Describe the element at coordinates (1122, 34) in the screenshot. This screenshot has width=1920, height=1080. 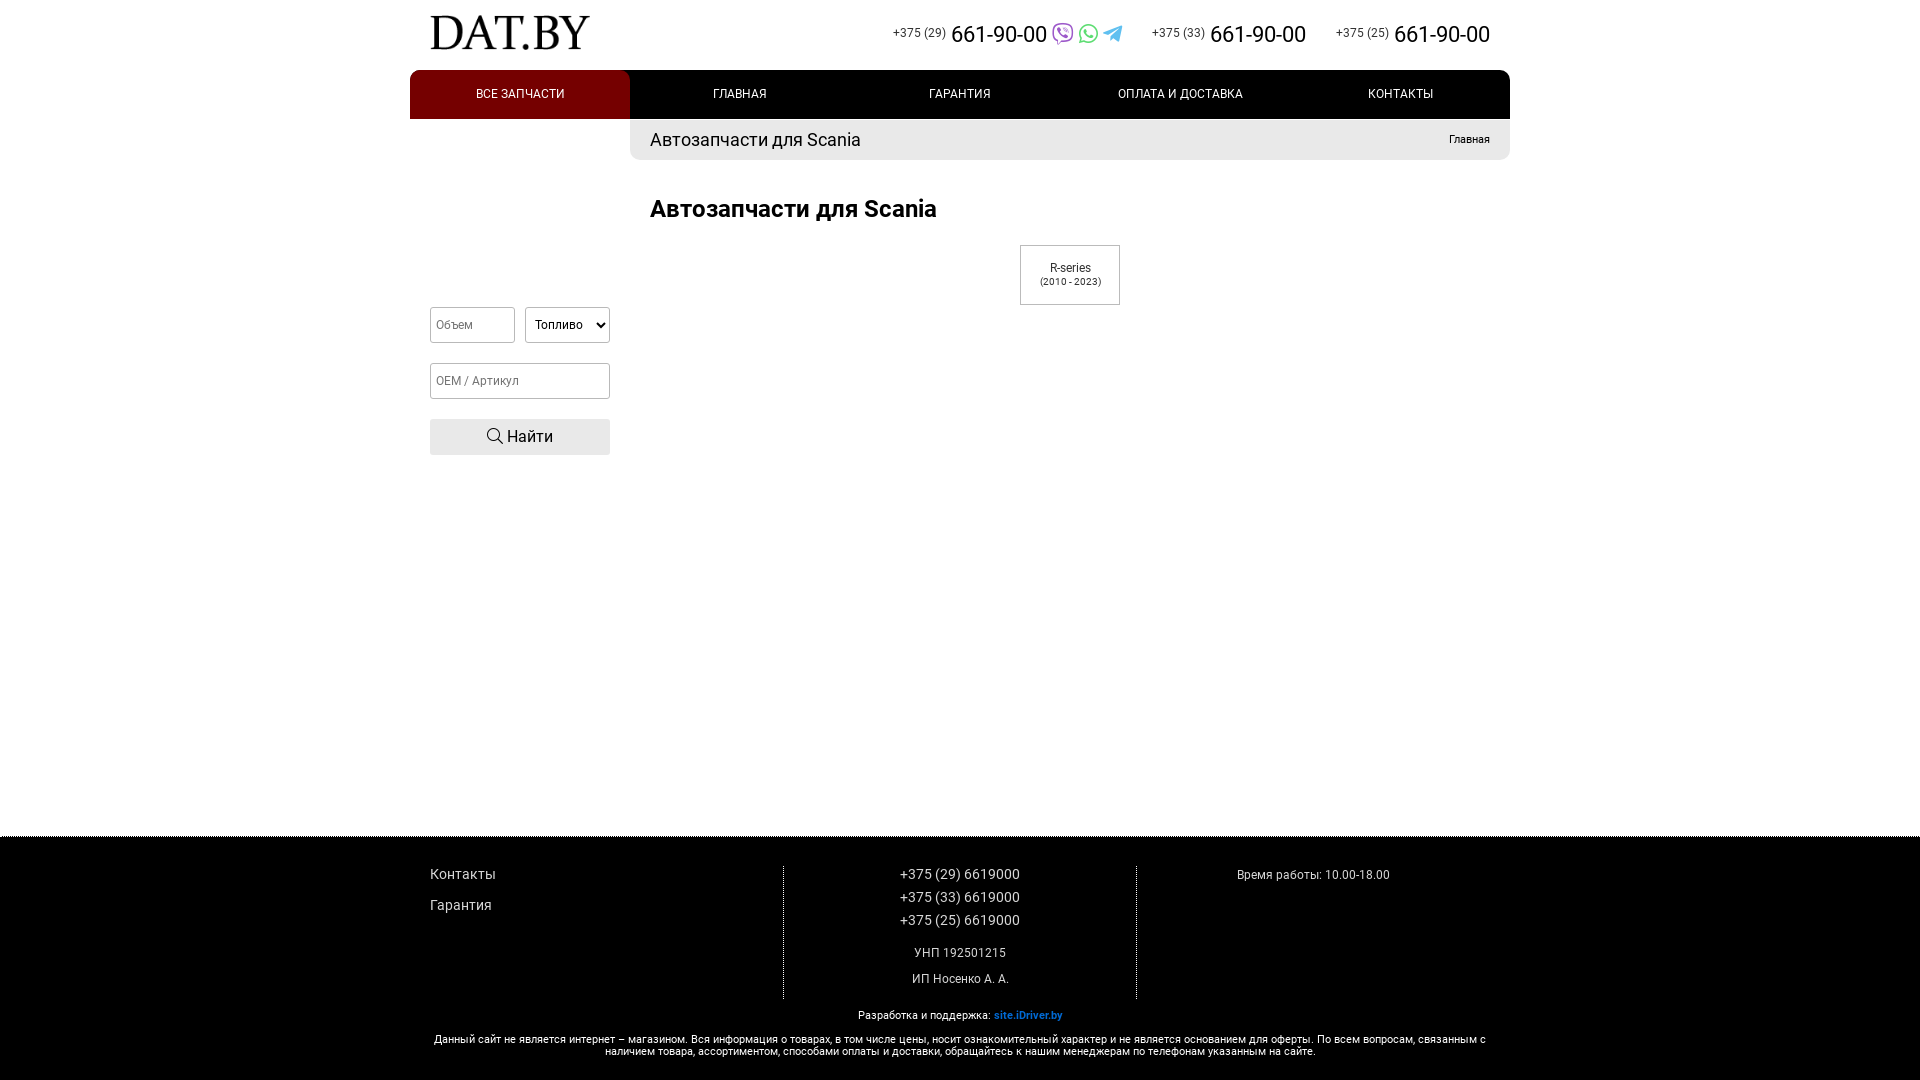
I see `'+375 (33)` at that location.